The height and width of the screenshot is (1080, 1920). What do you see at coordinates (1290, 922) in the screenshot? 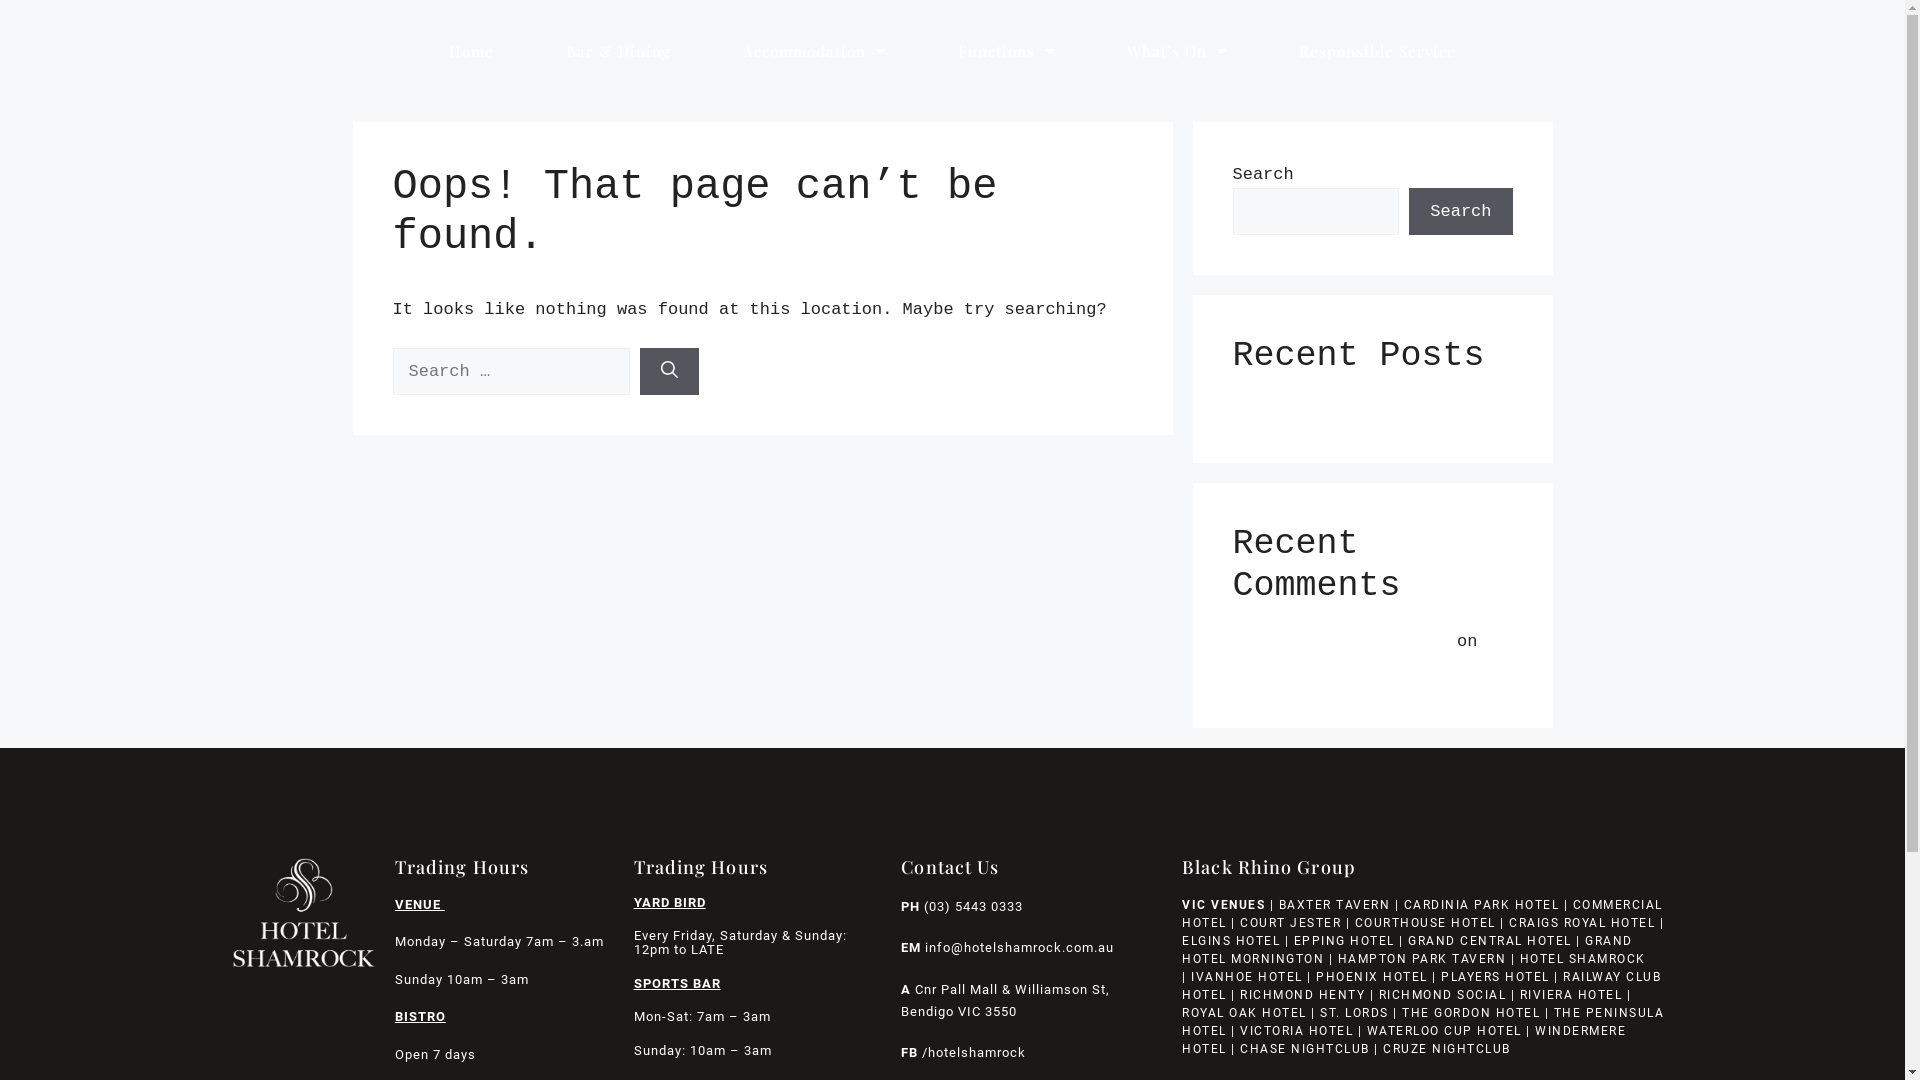
I see `'COURT JESTER'` at bounding box center [1290, 922].